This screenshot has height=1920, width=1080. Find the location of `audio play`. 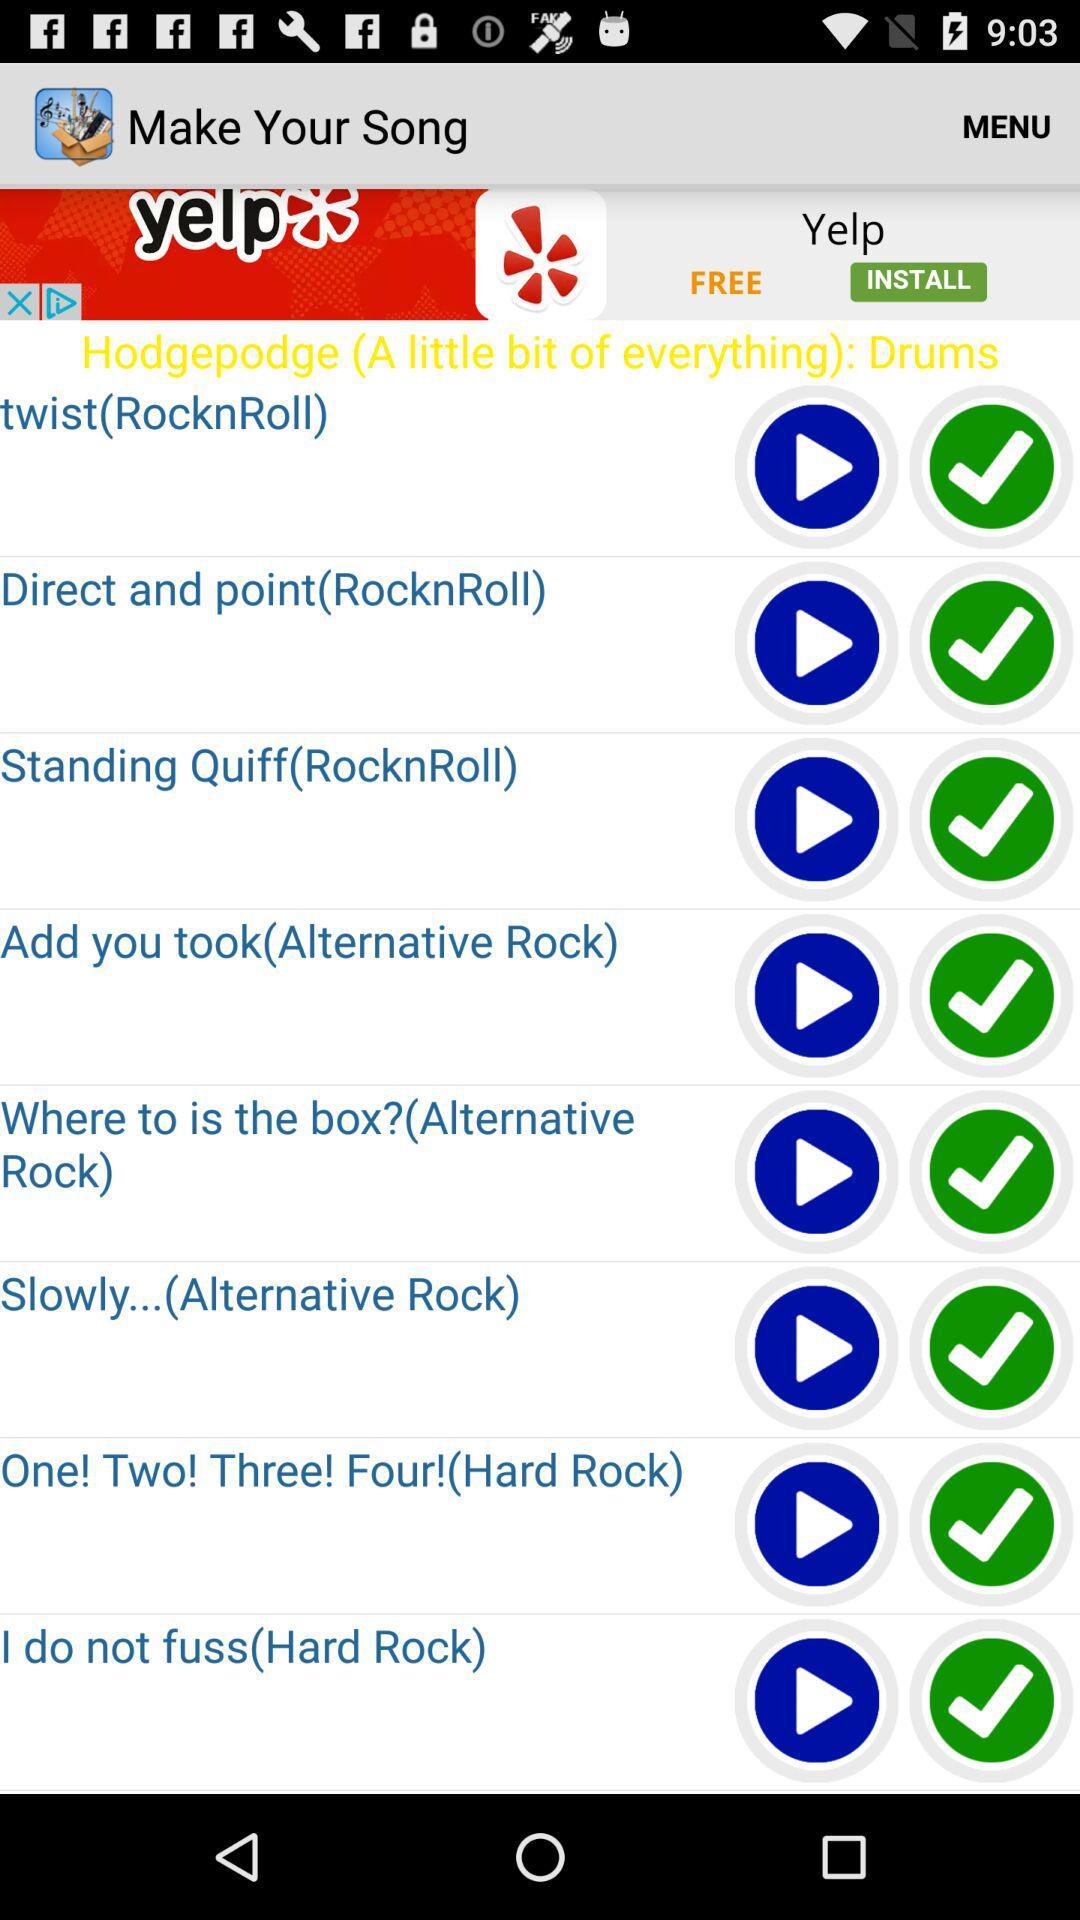

audio play is located at coordinates (817, 1524).